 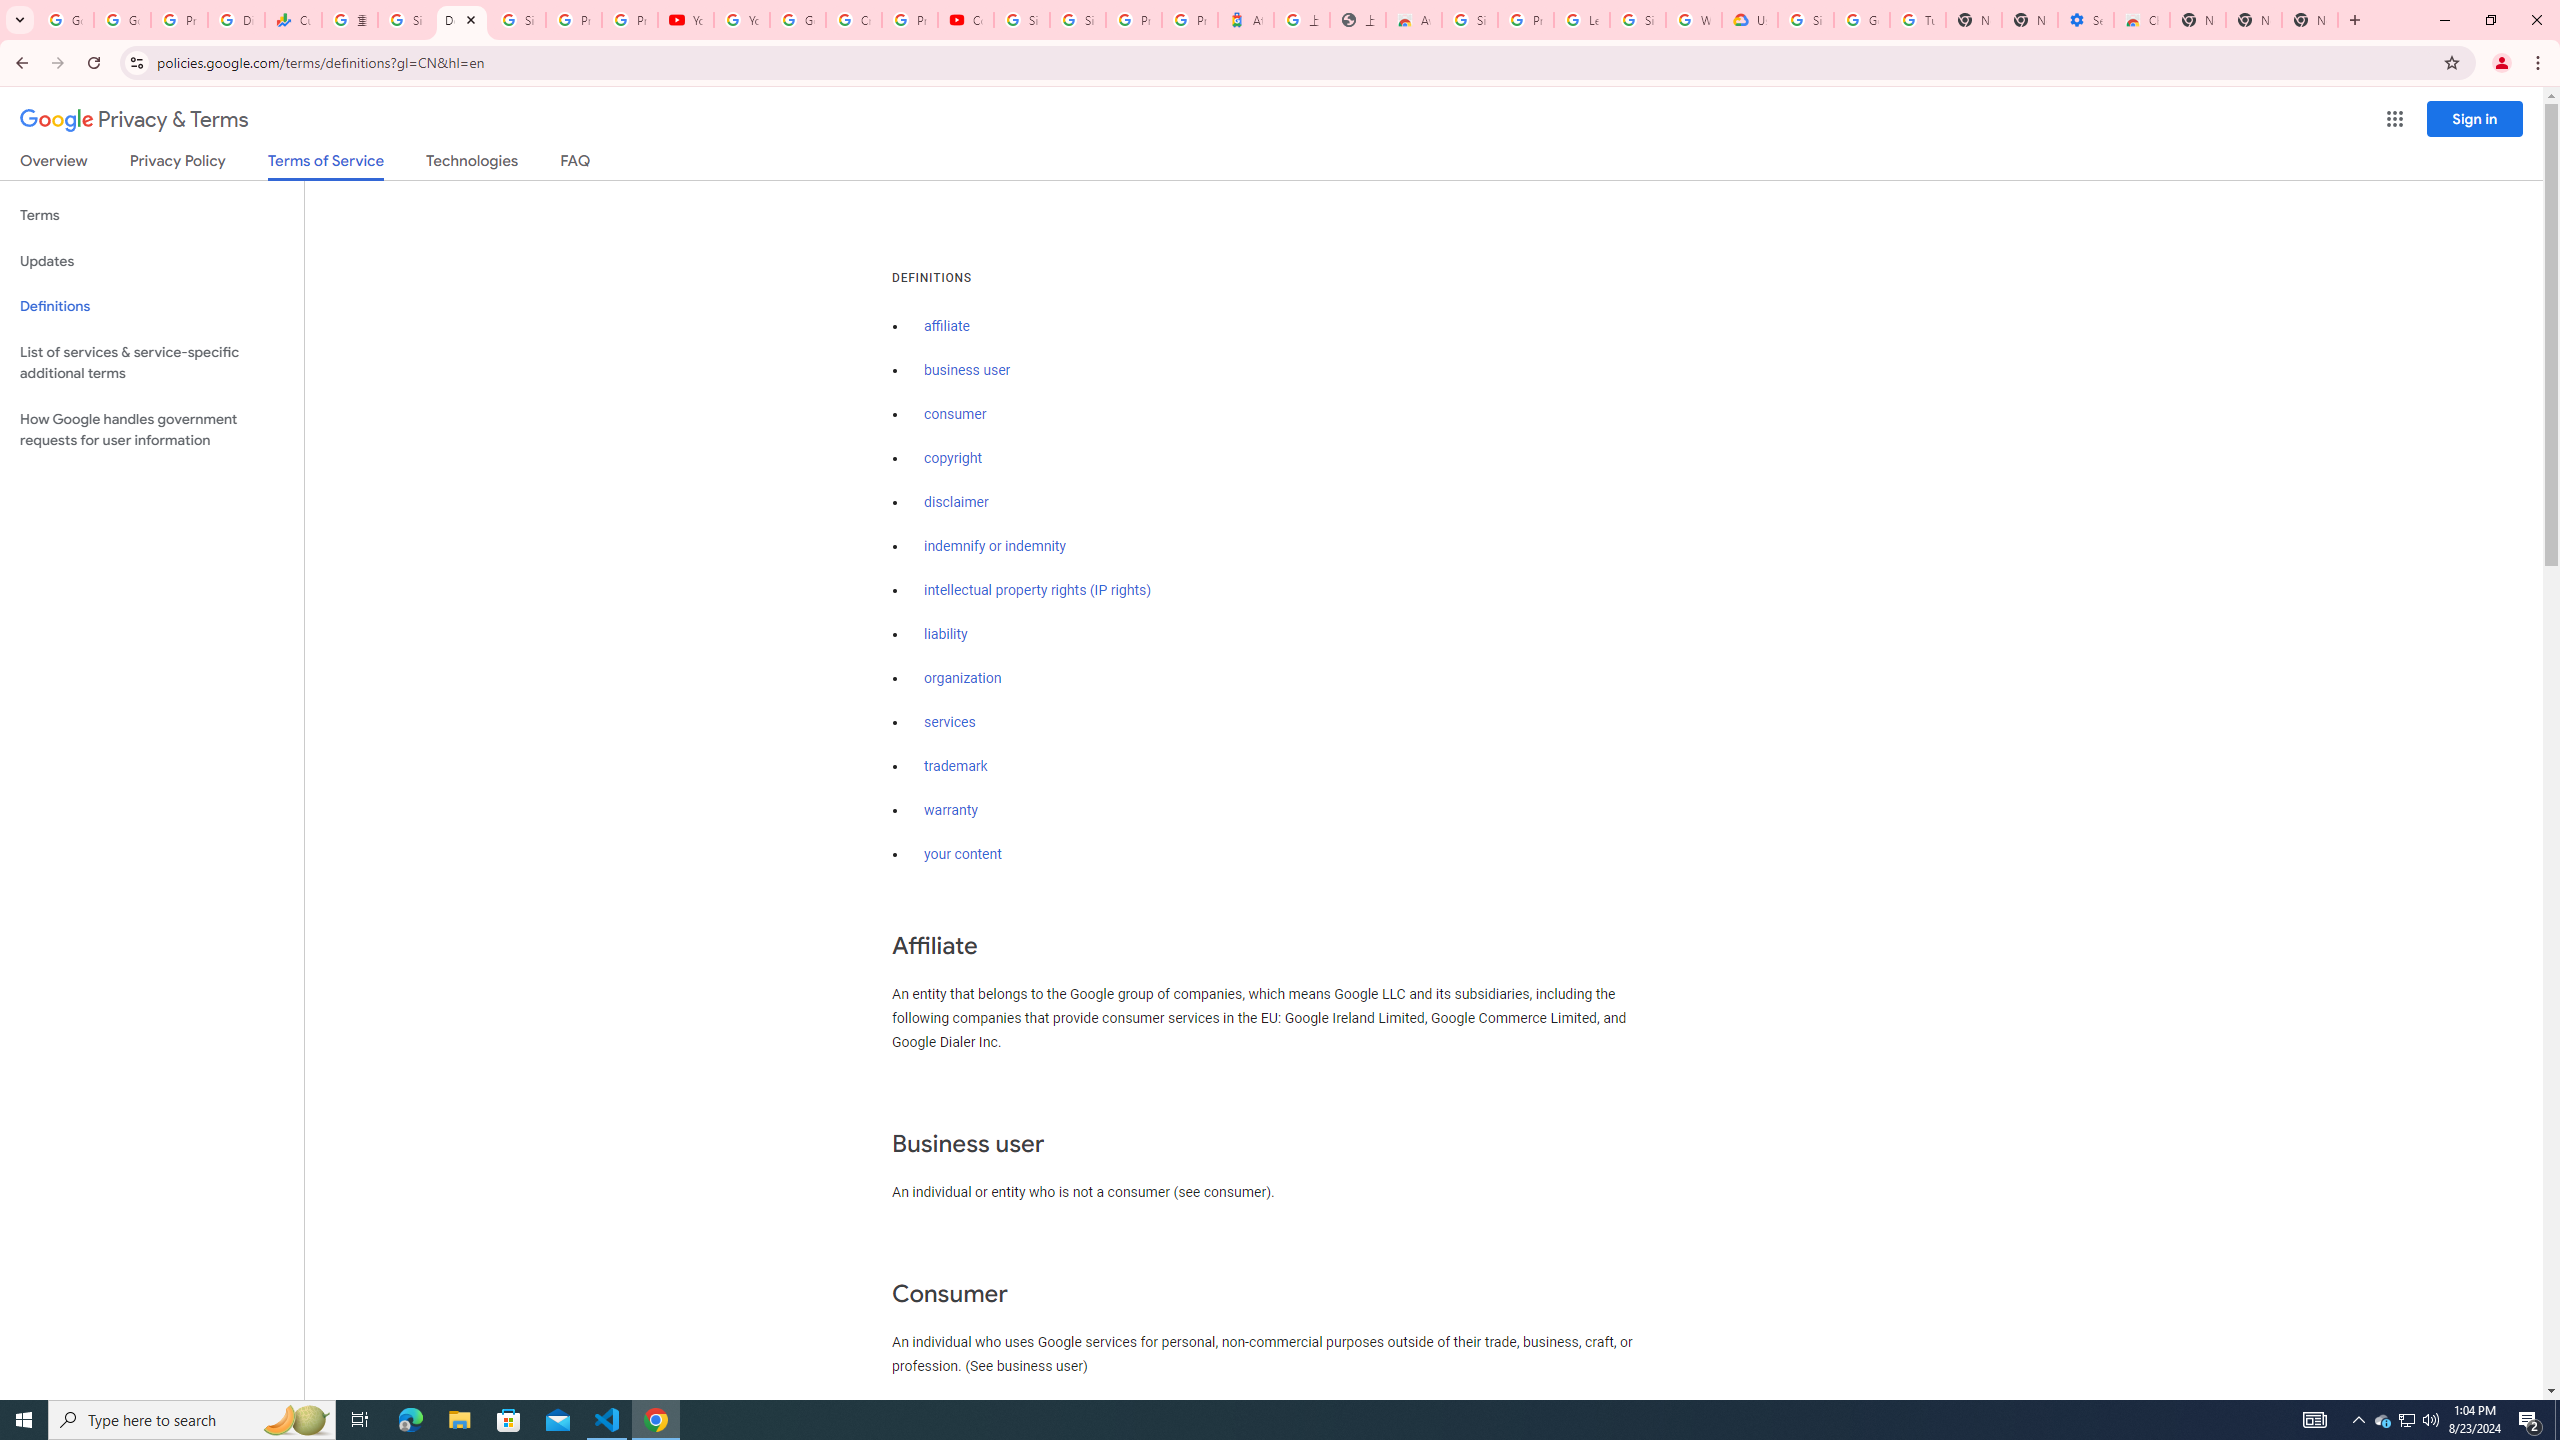 What do you see at coordinates (950, 809) in the screenshot?
I see `'warranty'` at bounding box center [950, 809].